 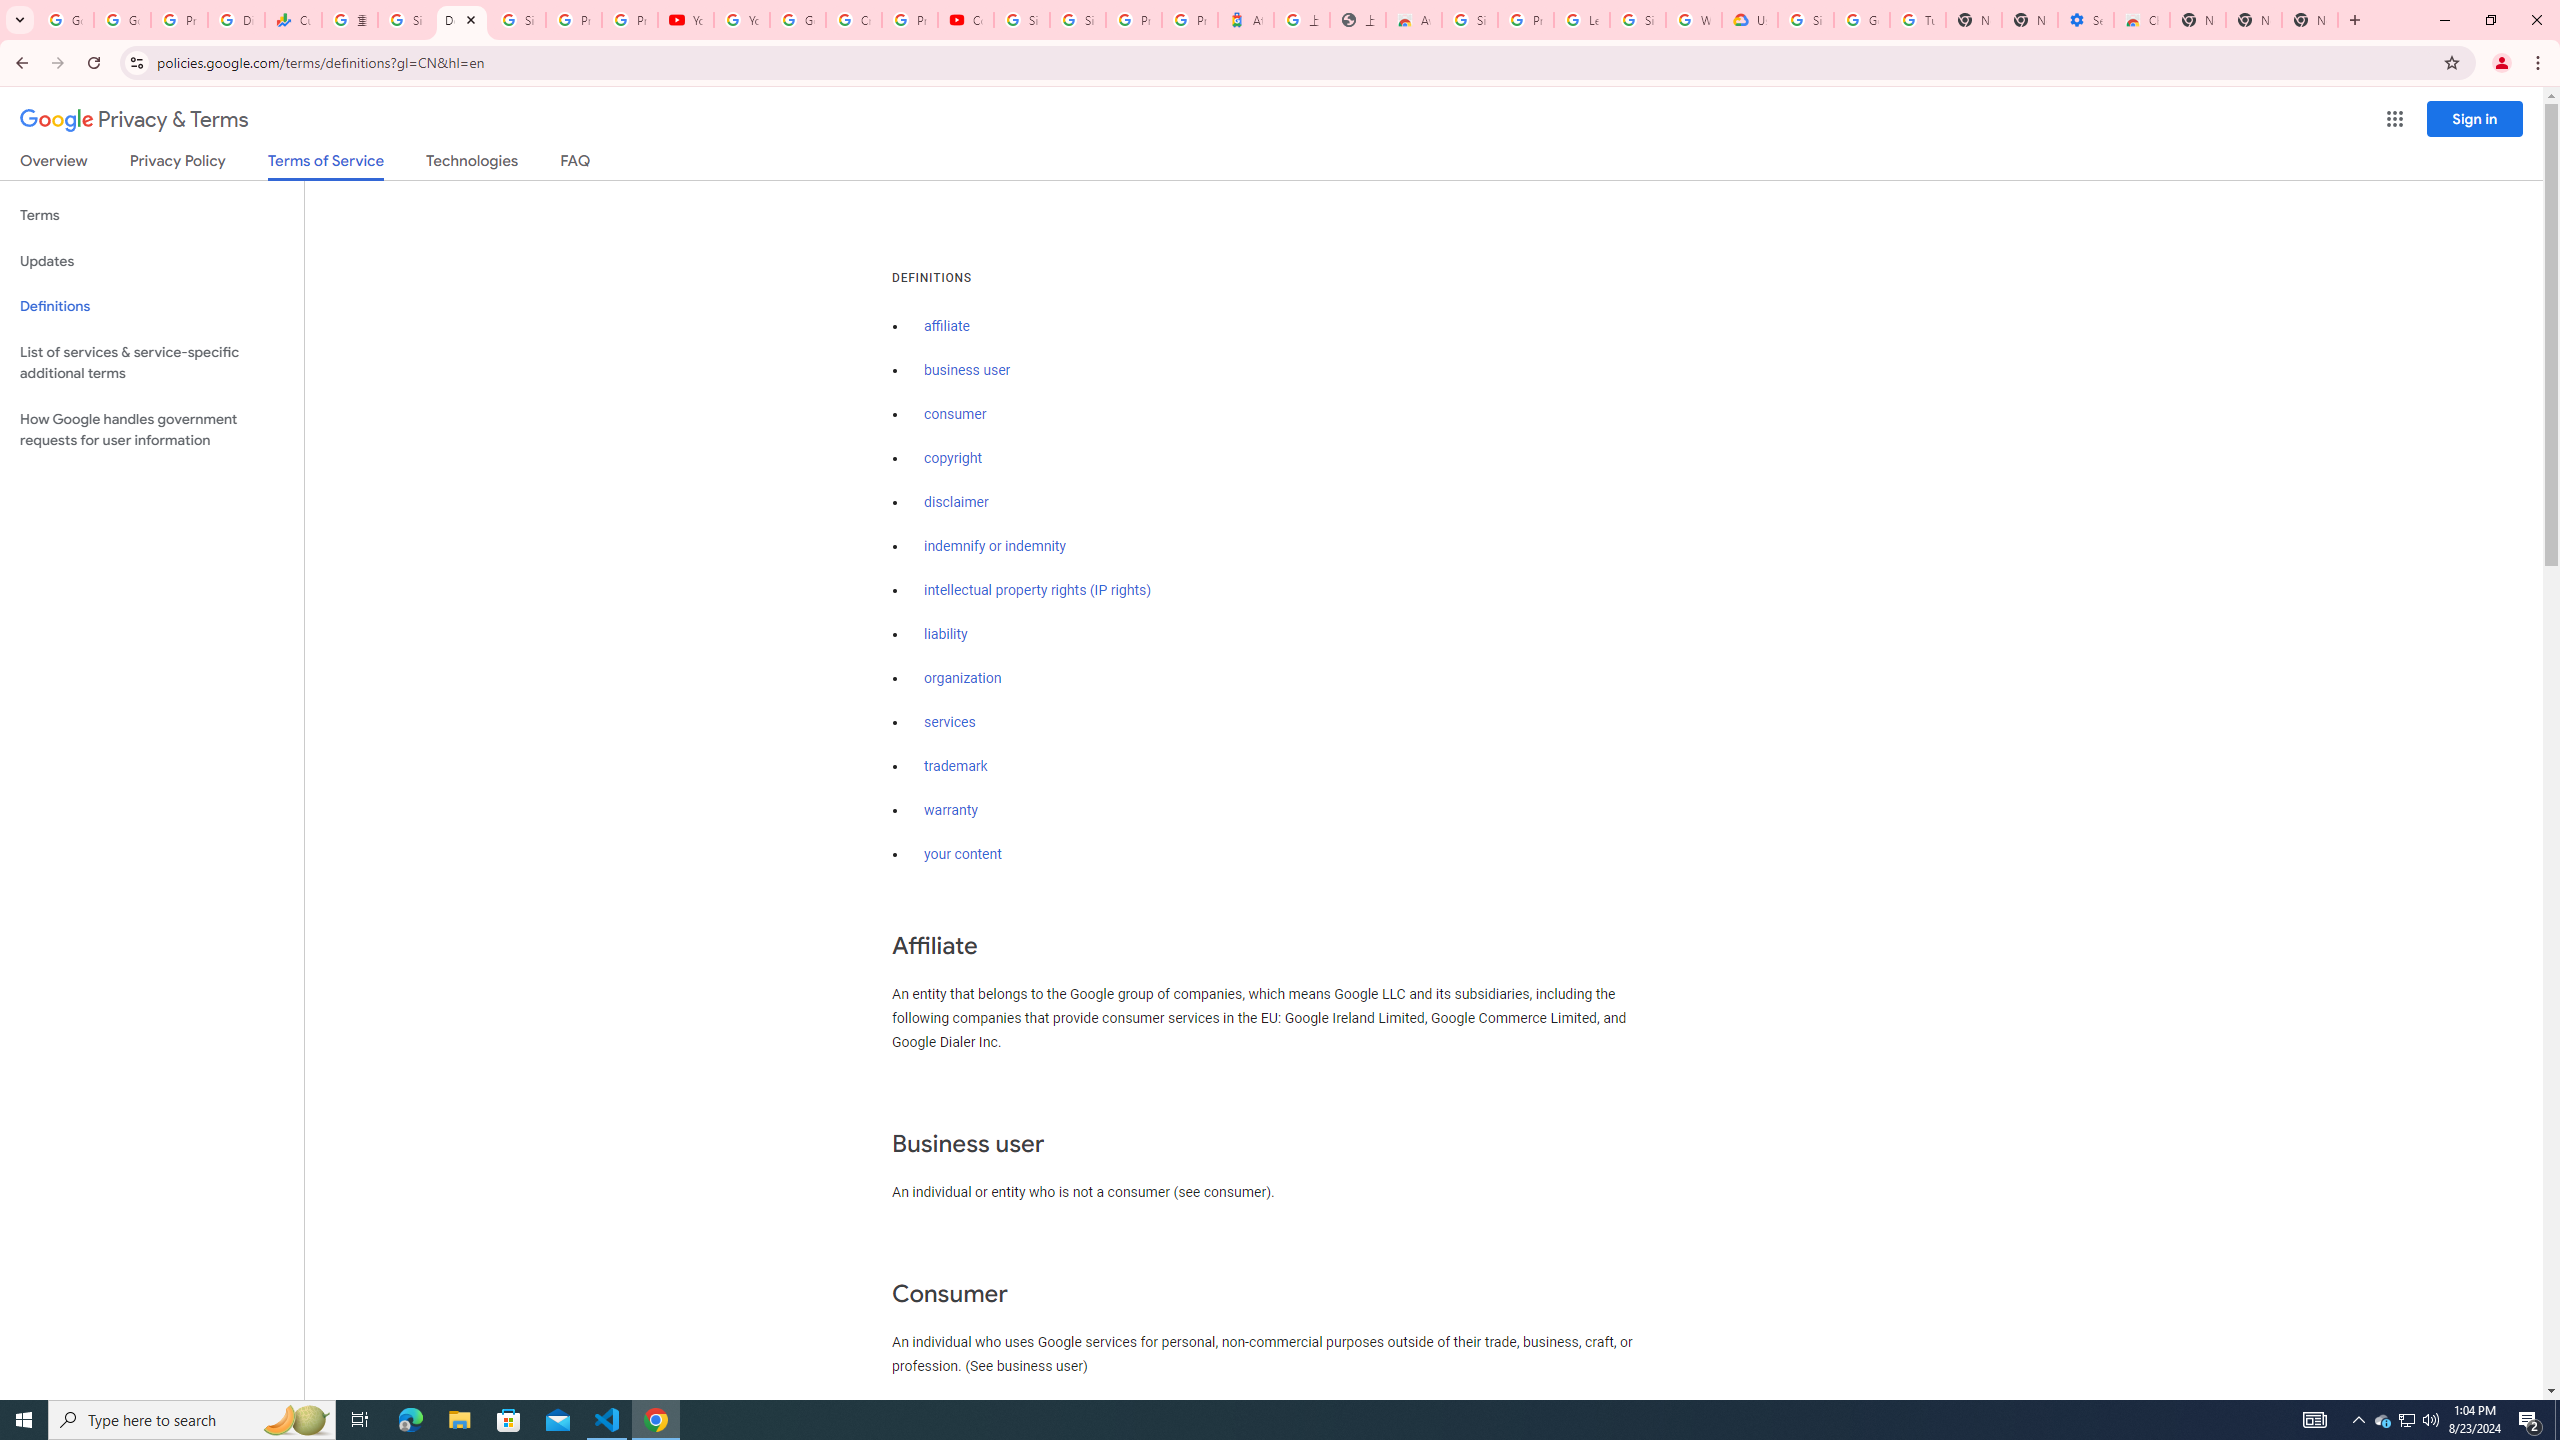 What do you see at coordinates (950, 809) in the screenshot?
I see `'warranty'` at bounding box center [950, 809].